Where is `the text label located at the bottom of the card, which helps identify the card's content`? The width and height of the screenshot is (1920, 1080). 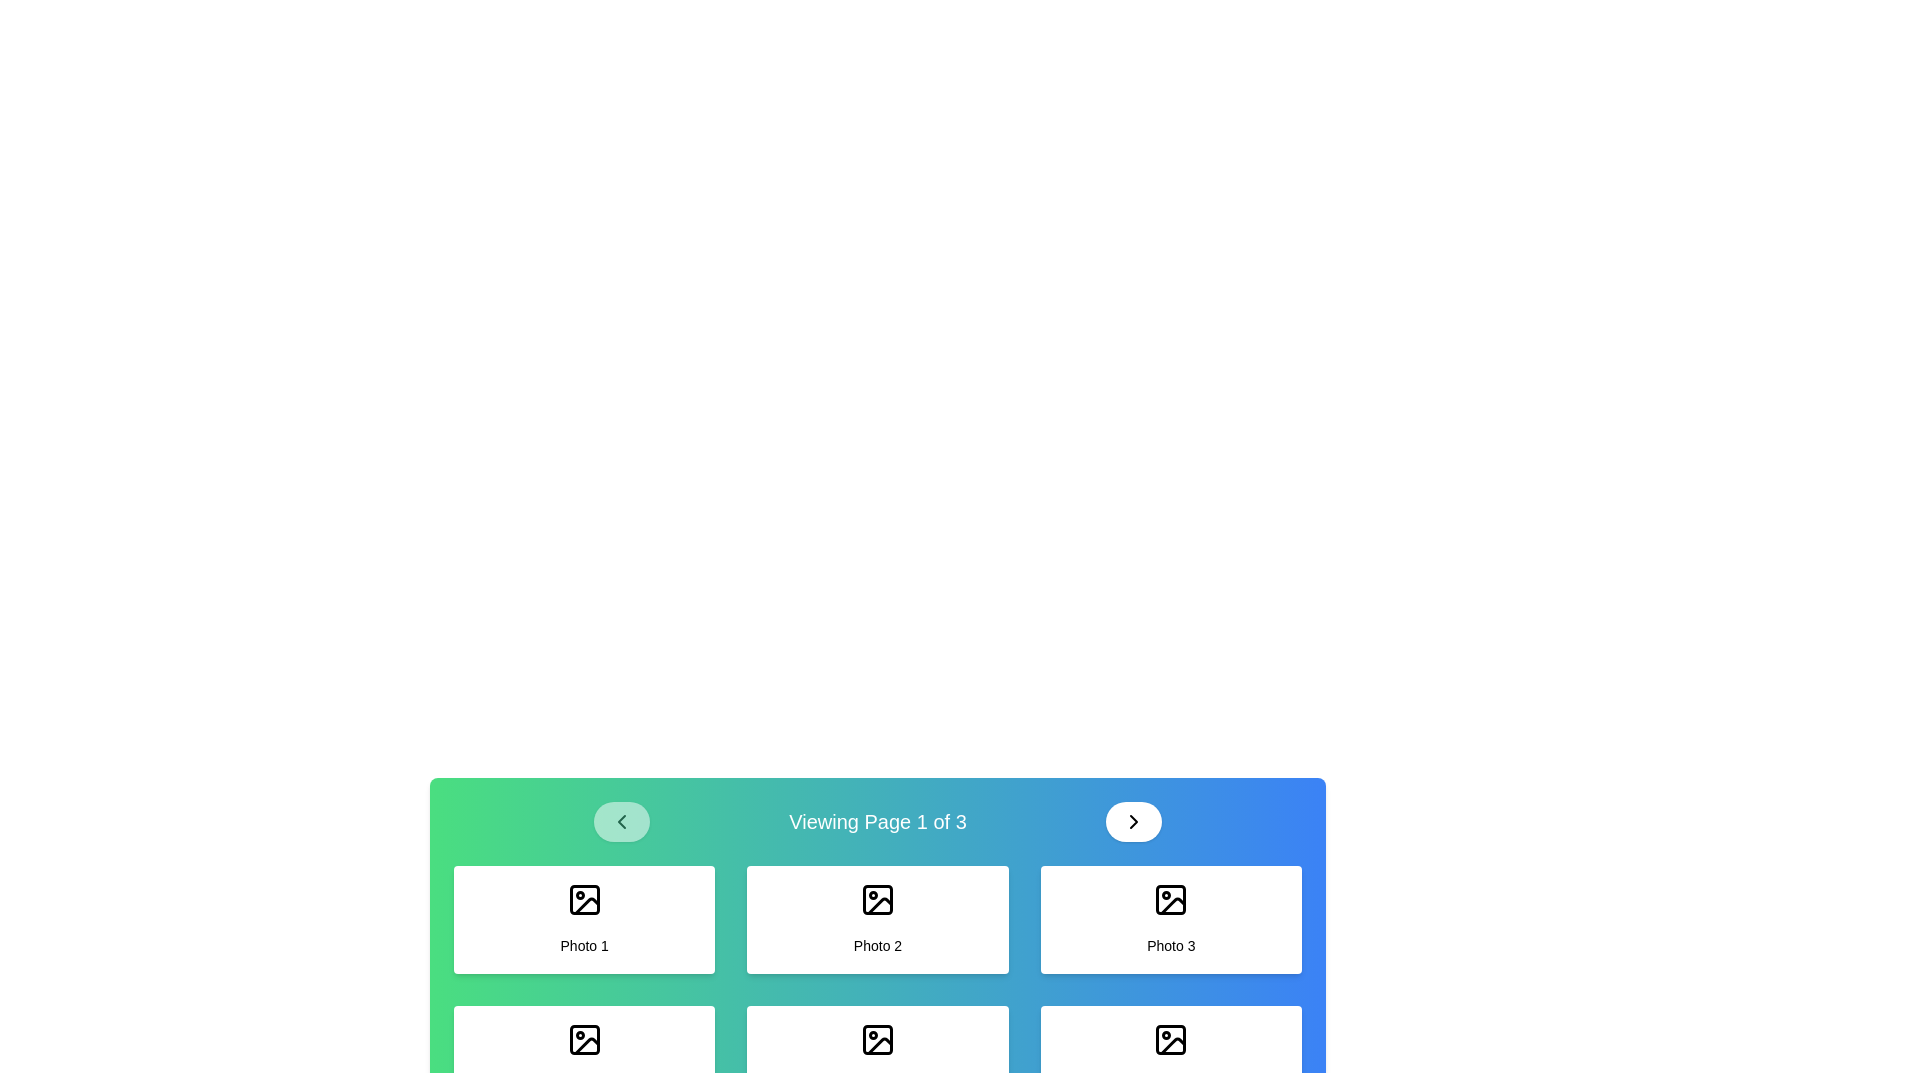
the text label located at the bottom of the card, which helps identify the card's content is located at coordinates (583, 945).